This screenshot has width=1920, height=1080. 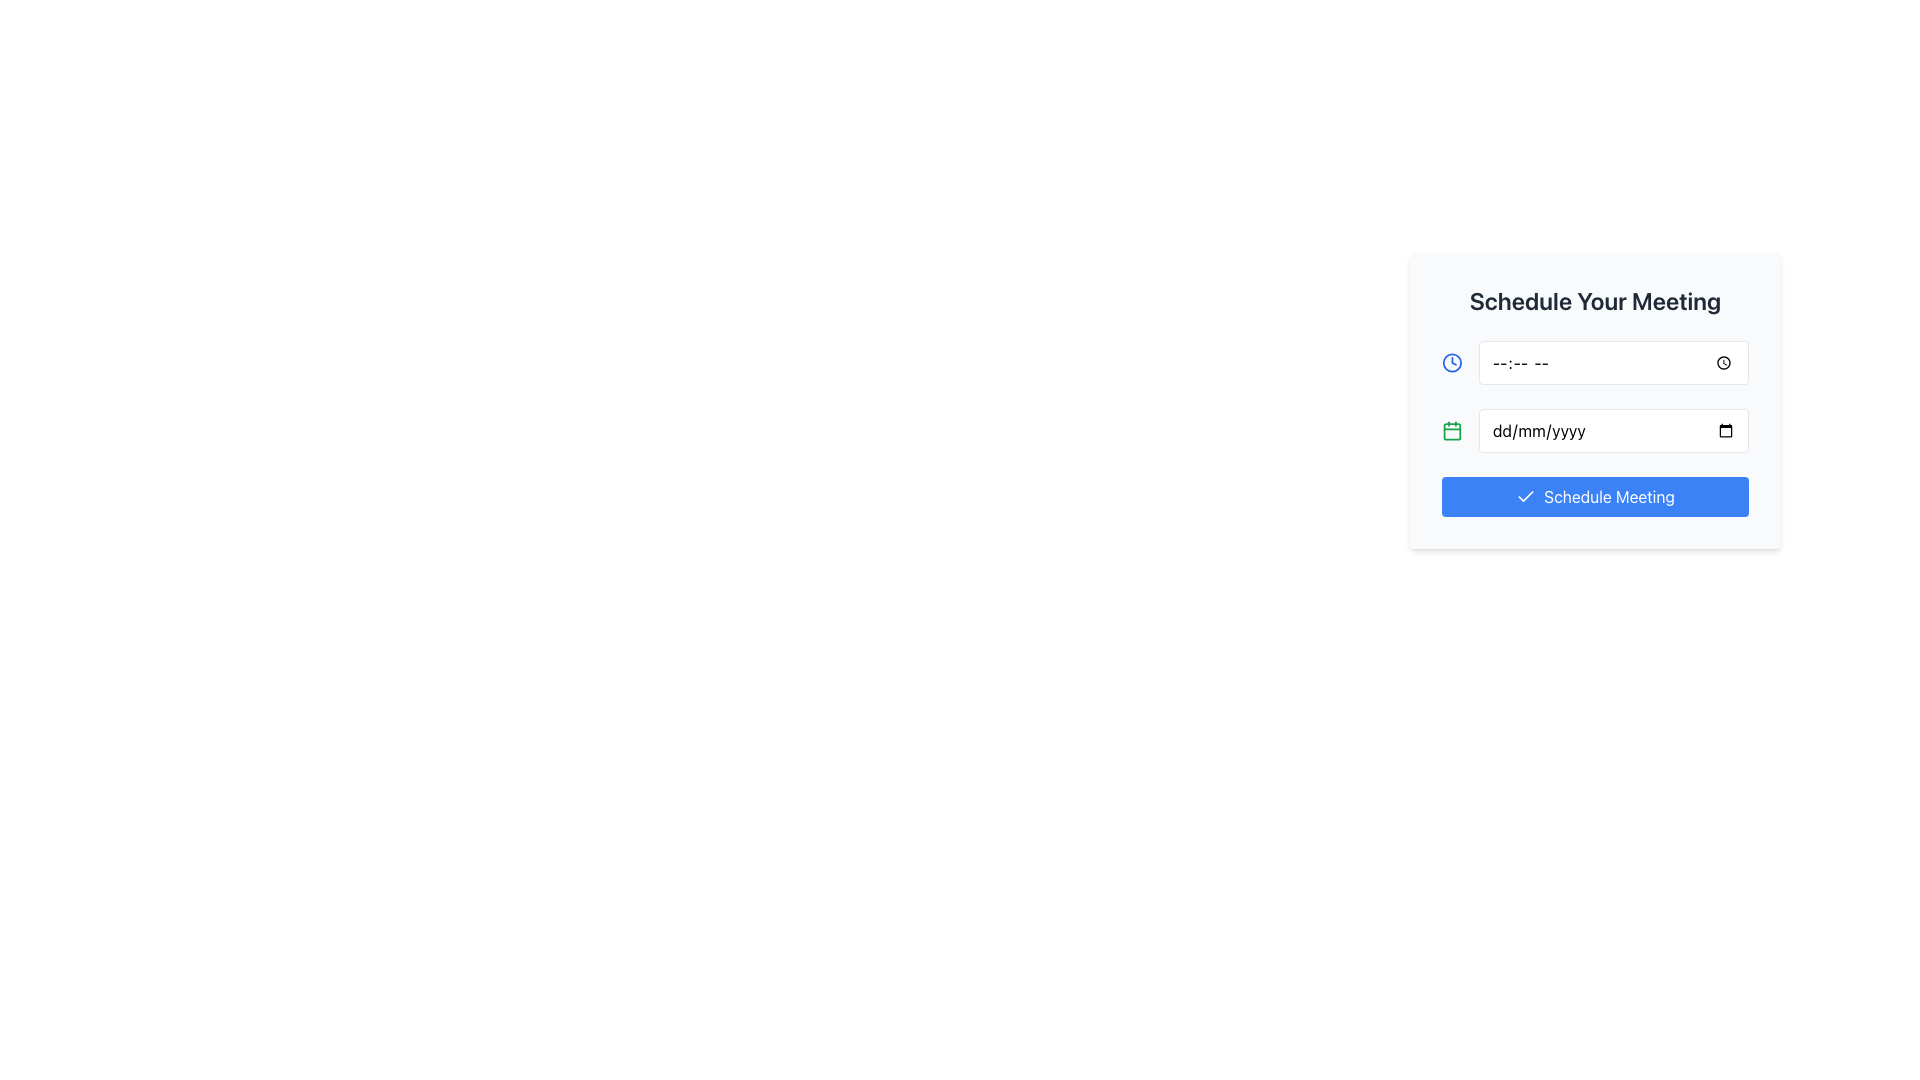 I want to click on the circular part of the clock icon located on the right side of the time selection input field, so click(x=1452, y=362).